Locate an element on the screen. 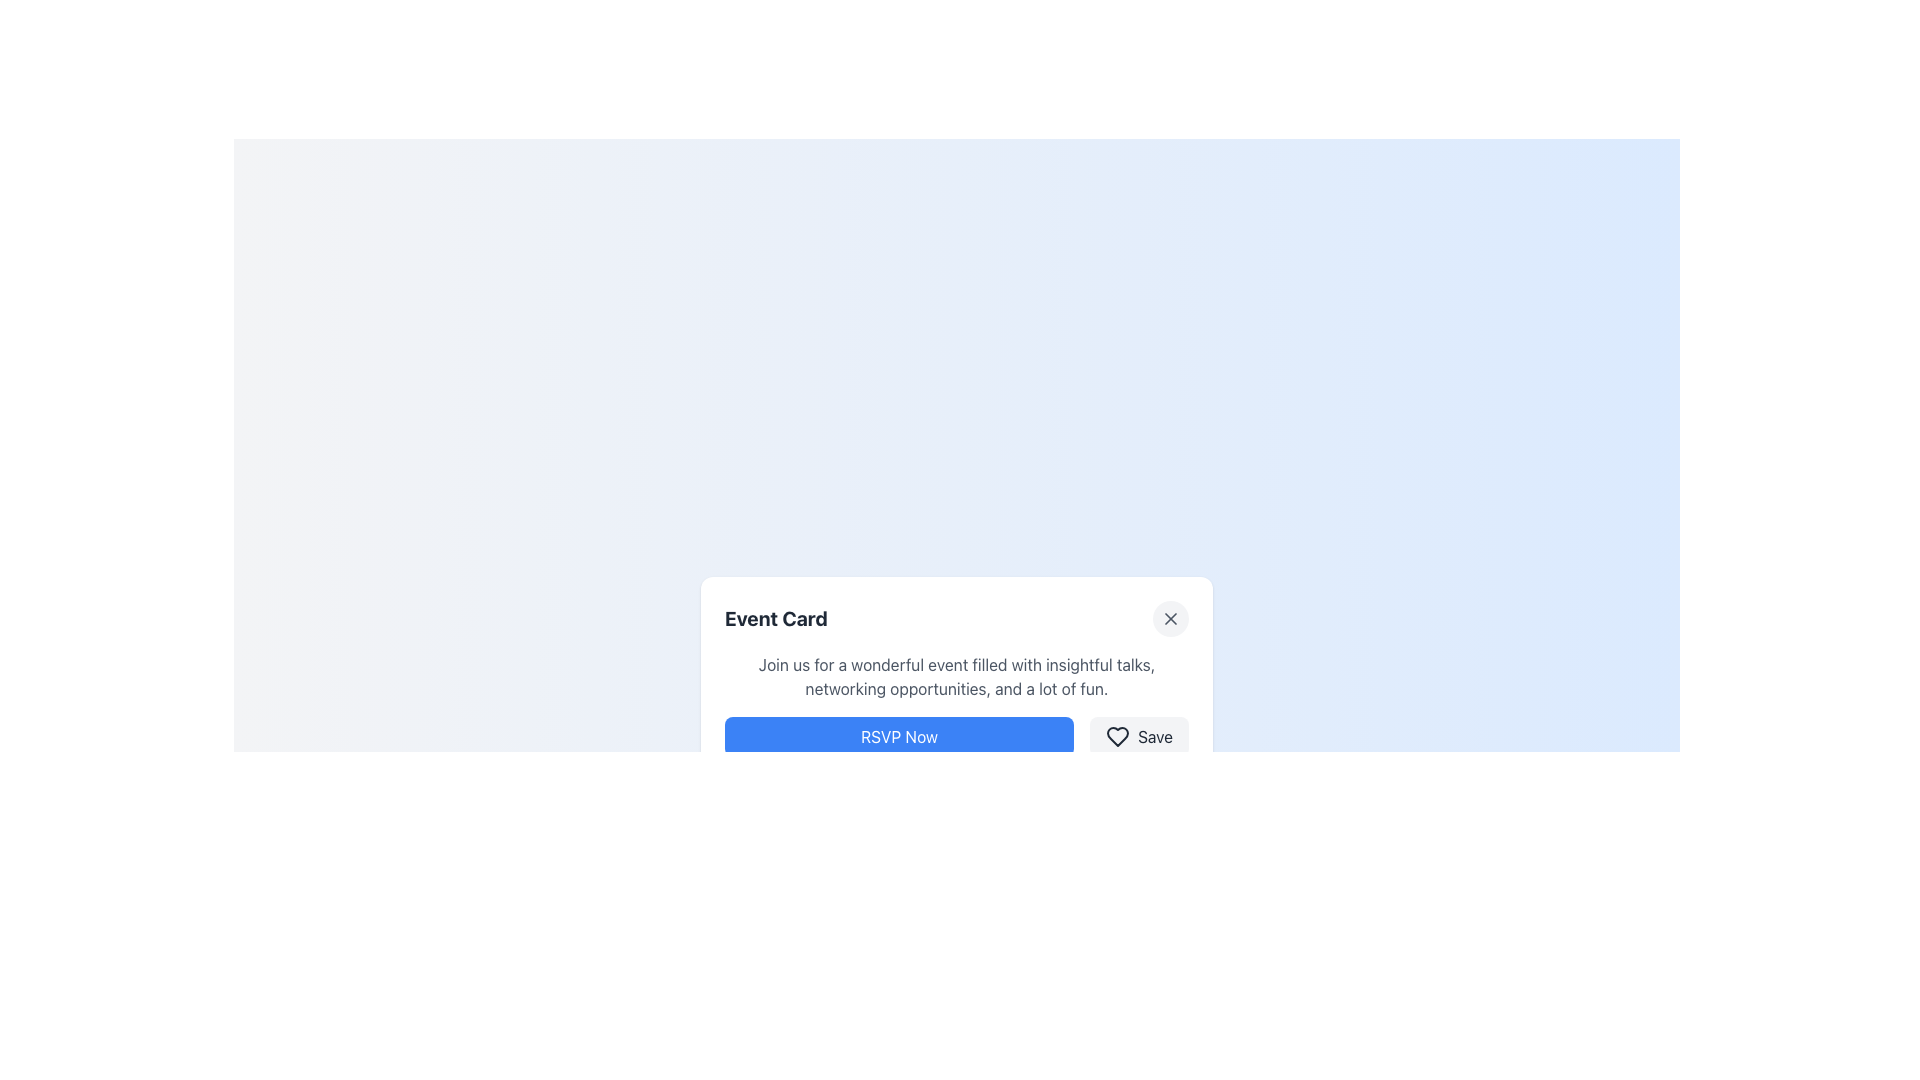 The height and width of the screenshot is (1080, 1920). title 'Event Card' from the title-bar located at the top of the card layout, which includes a dismissive button is located at coordinates (955, 617).